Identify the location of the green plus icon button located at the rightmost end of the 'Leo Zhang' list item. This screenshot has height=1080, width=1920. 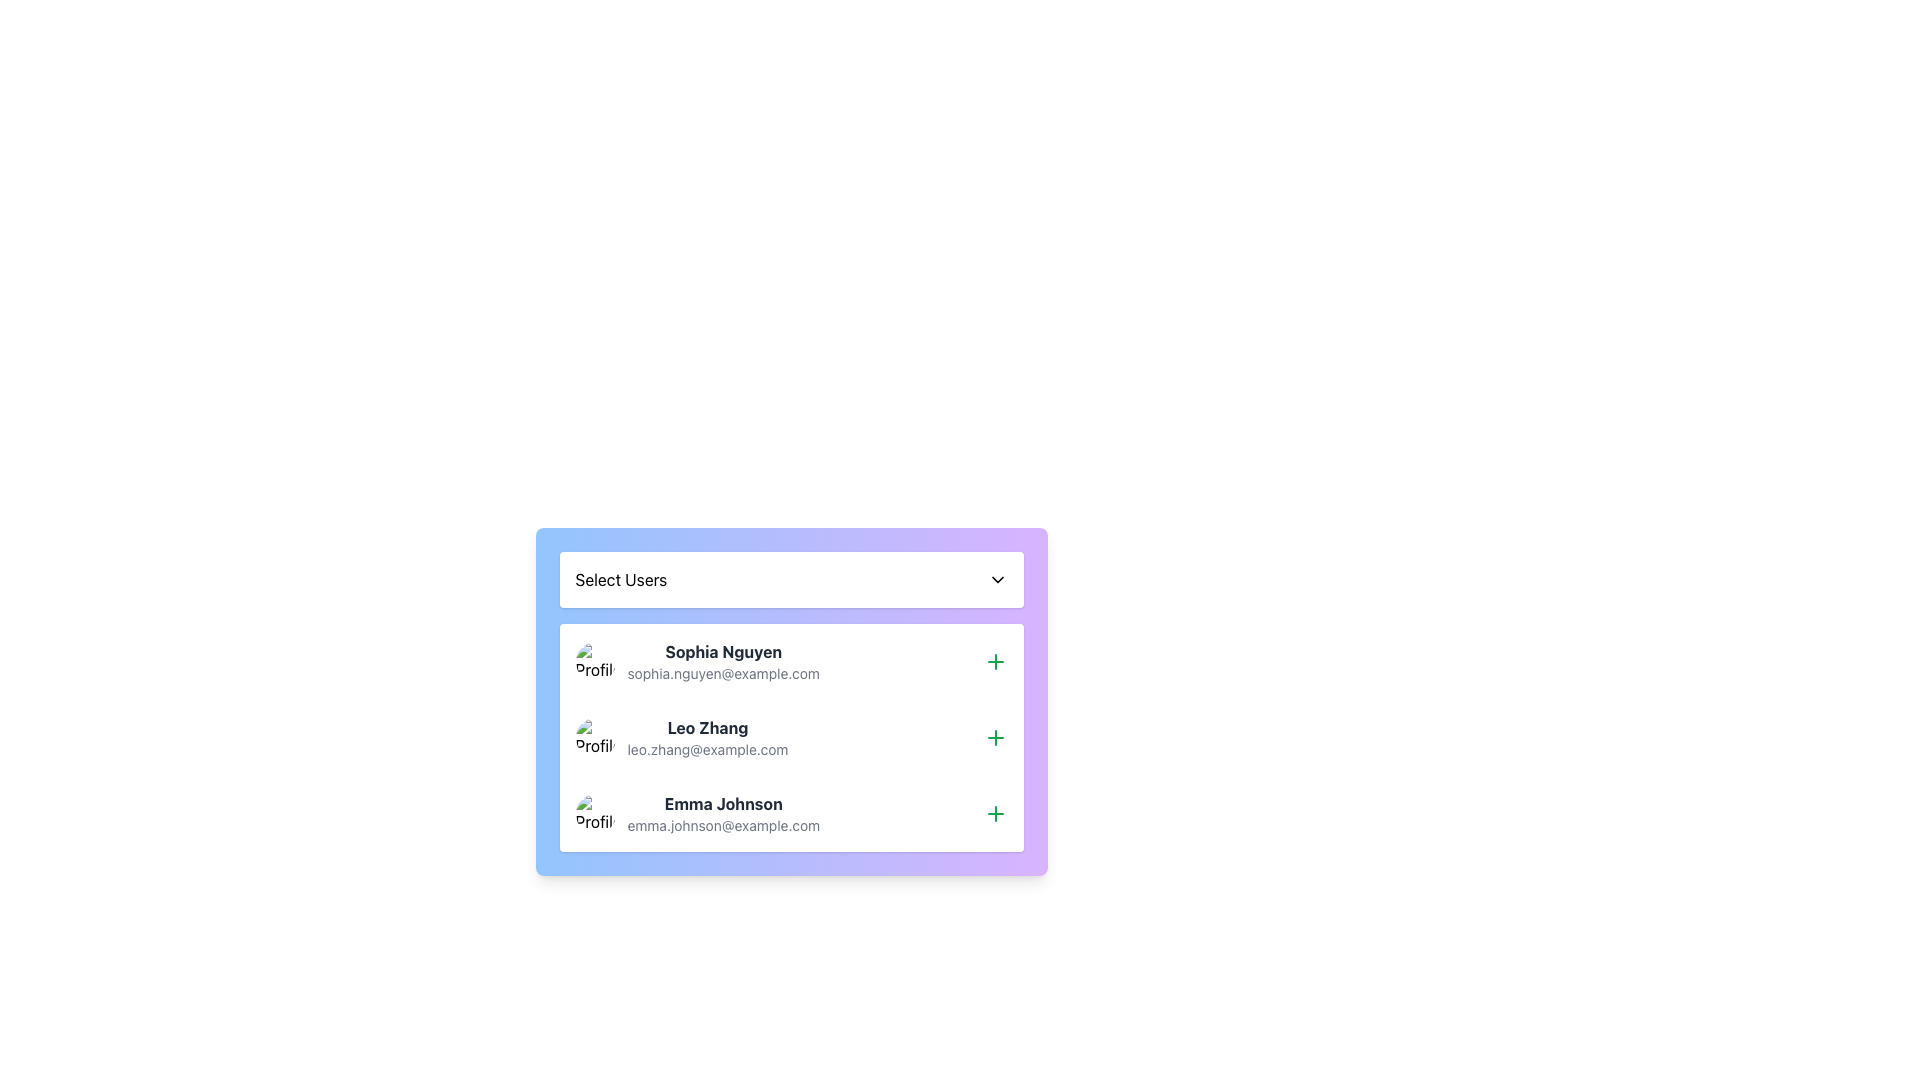
(995, 737).